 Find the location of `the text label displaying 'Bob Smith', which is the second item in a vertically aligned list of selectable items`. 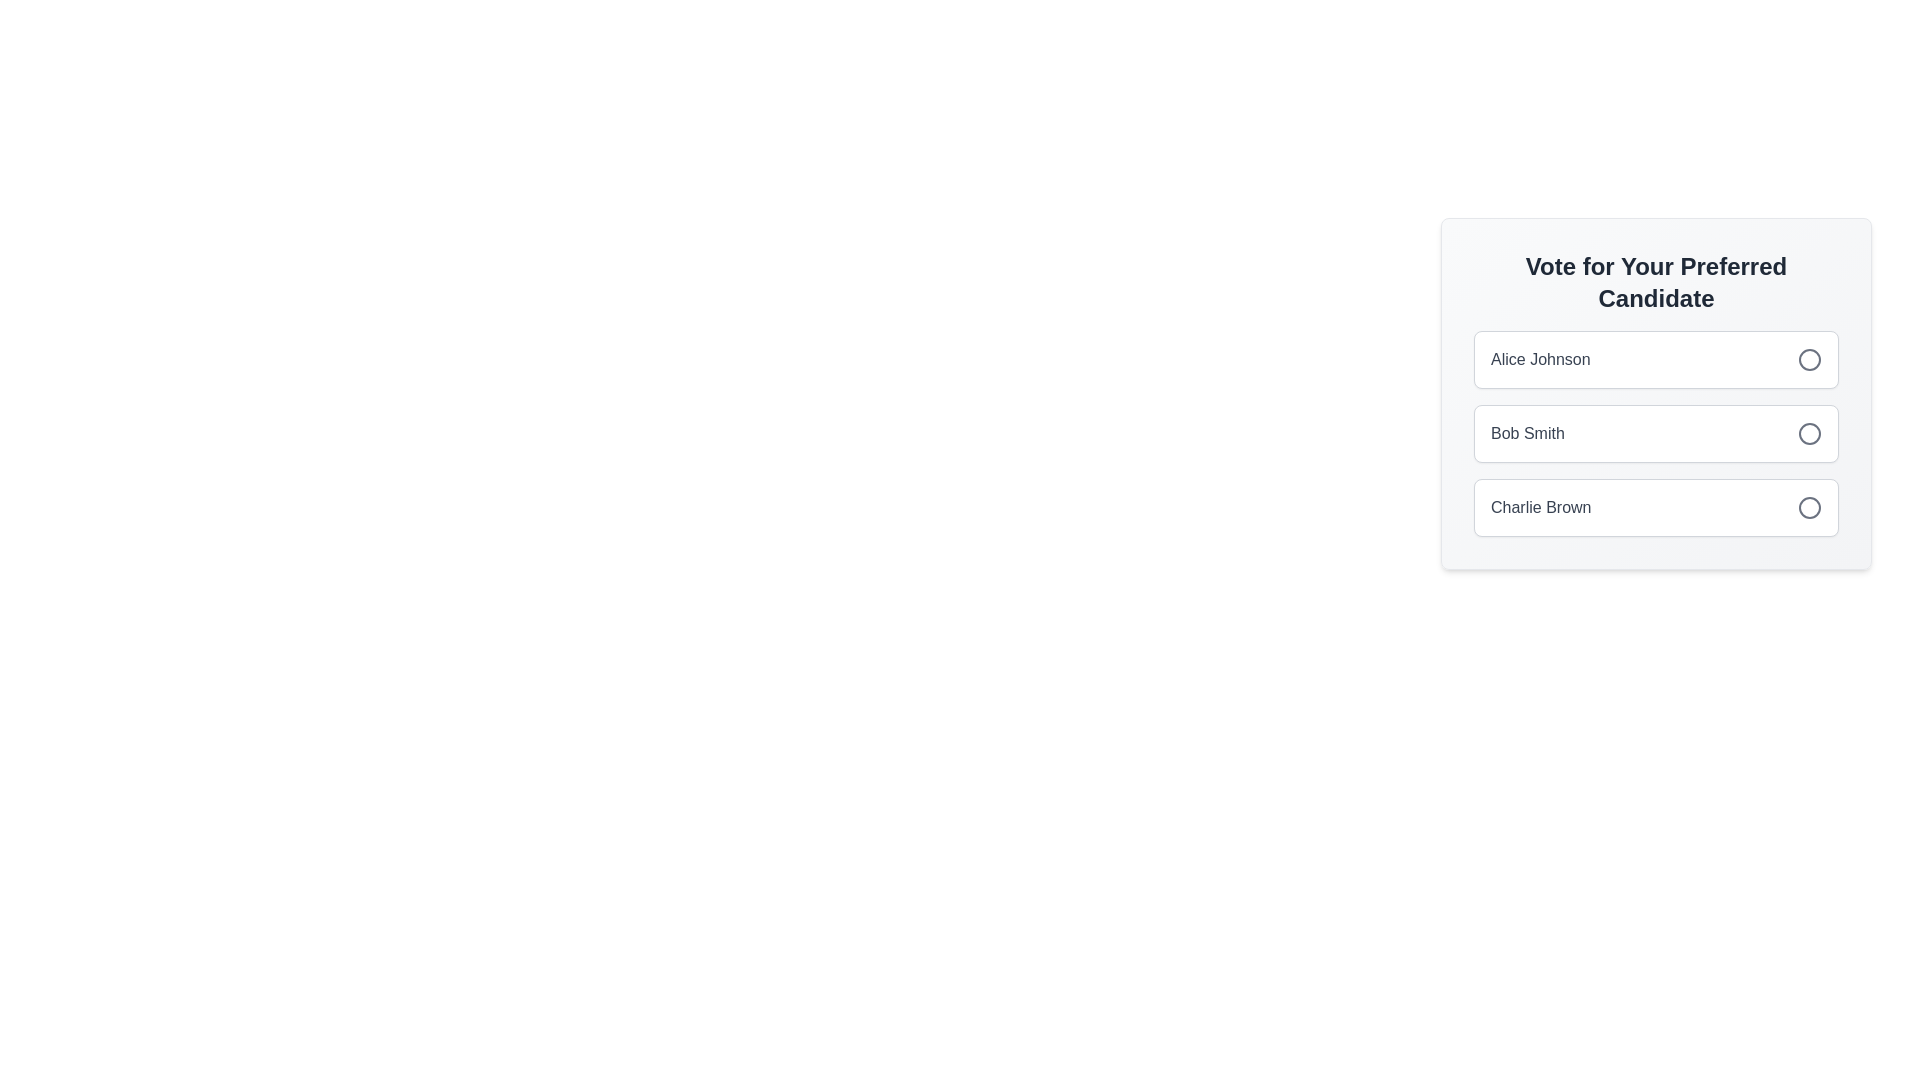

the text label displaying 'Bob Smith', which is the second item in a vertically aligned list of selectable items is located at coordinates (1526, 433).